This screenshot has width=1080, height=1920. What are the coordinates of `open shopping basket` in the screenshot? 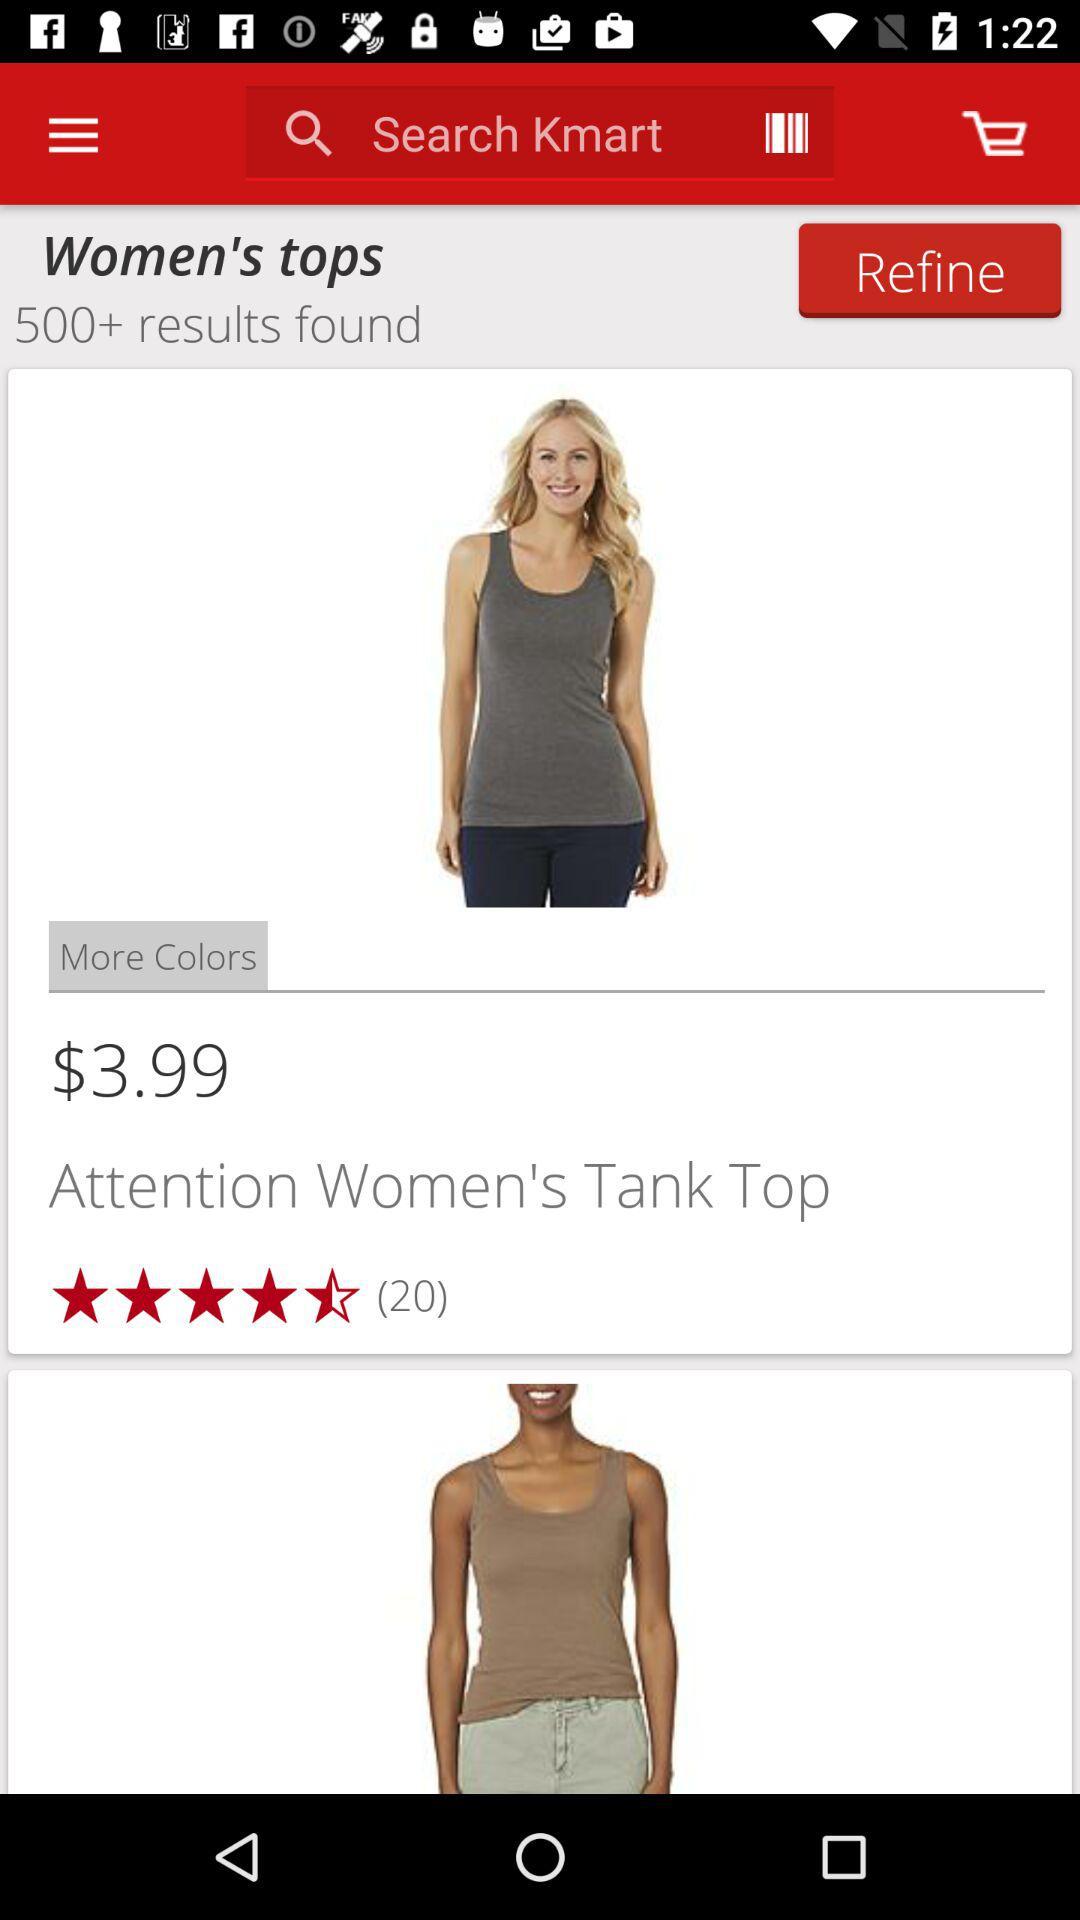 It's located at (994, 132).